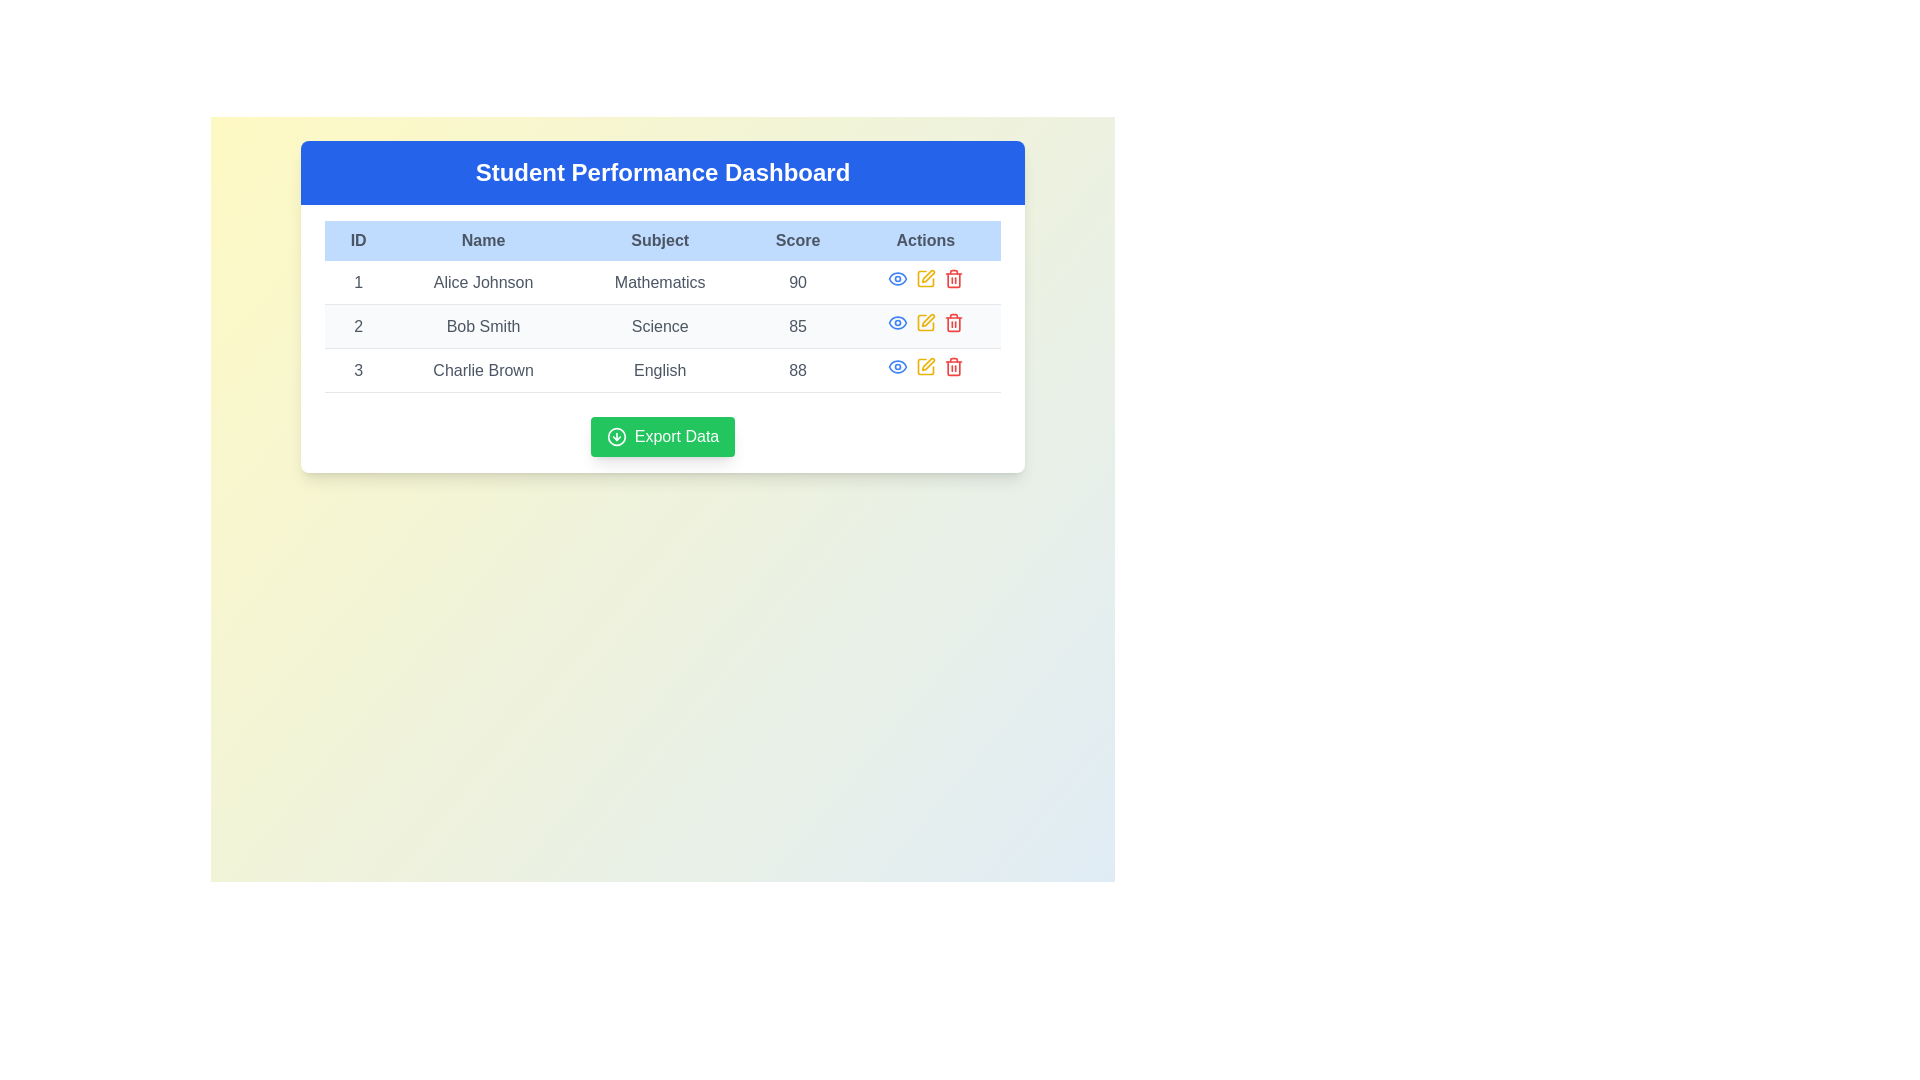  What do you see at coordinates (660, 370) in the screenshot?
I see `the Text Label displaying the subject 'English' for the student 'Charlie Brown', located in the third row under the 'Subject' column, between 'Name' and 'Score'` at bounding box center [660, 370].